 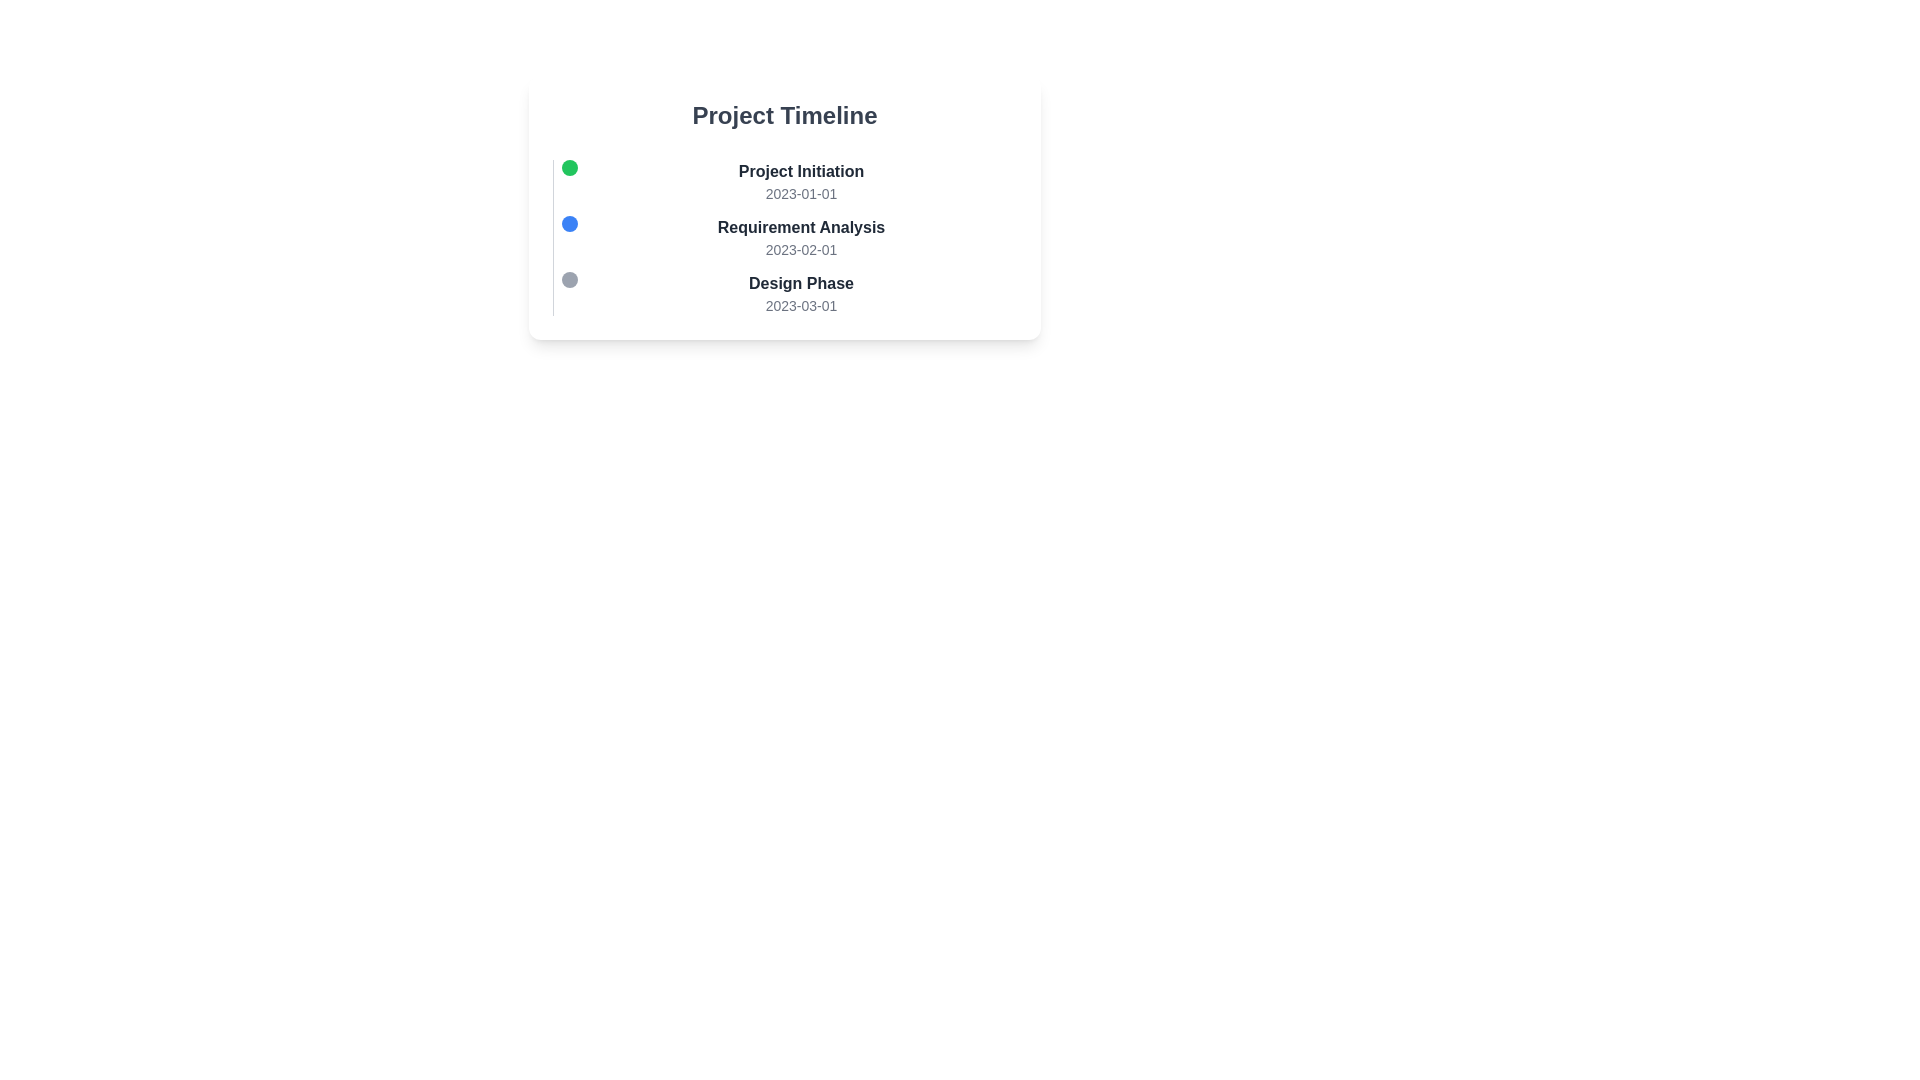 I want to click on the Informative Panel that displays the project timeline overview with key milestones and dates, located centrally in the interface, slightly towards the top, so click(x=784, y=234).